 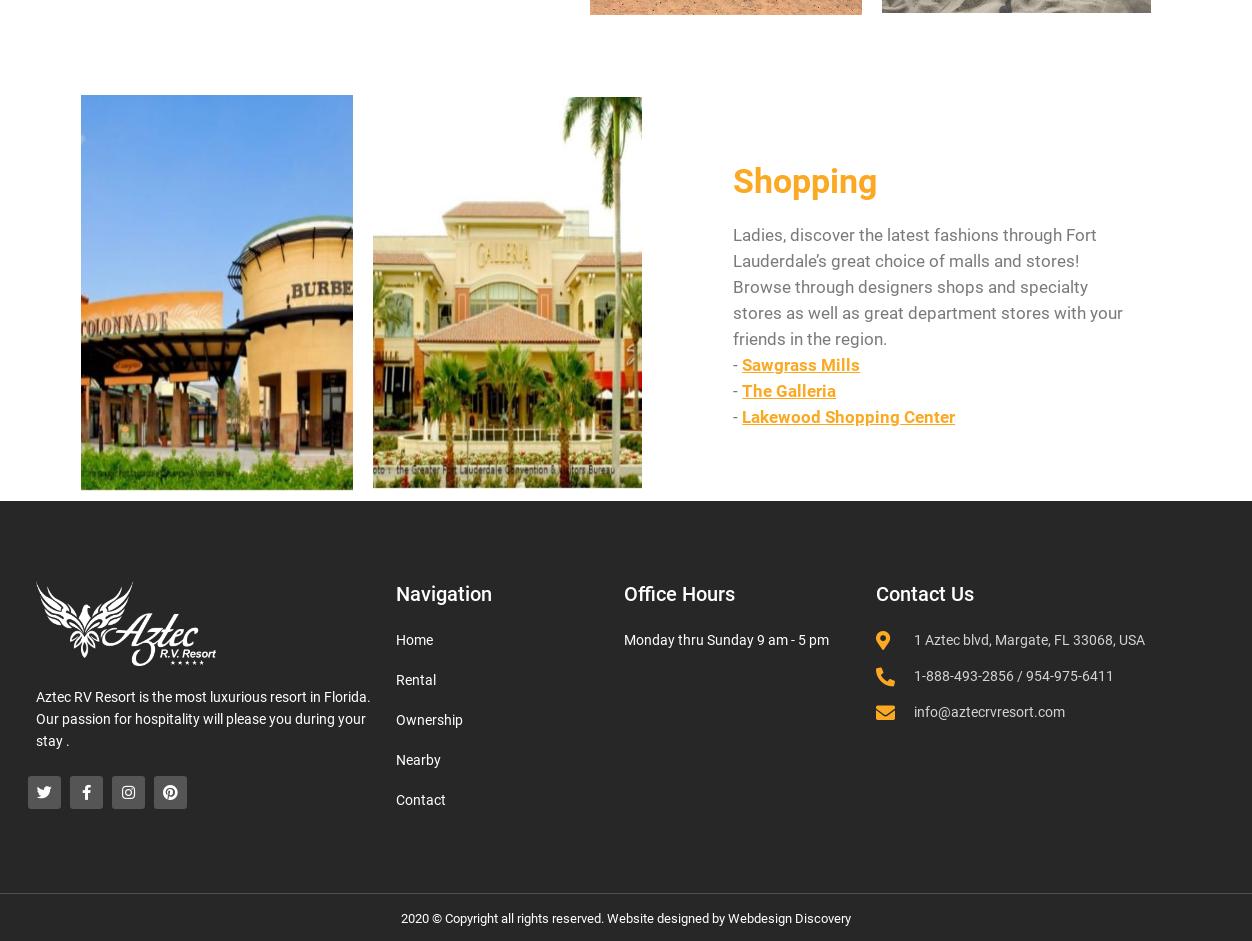 What do you see at coordinates (417, 759) in the screenshot?
I see `'Nearby'` at bounding box center [417, 759].